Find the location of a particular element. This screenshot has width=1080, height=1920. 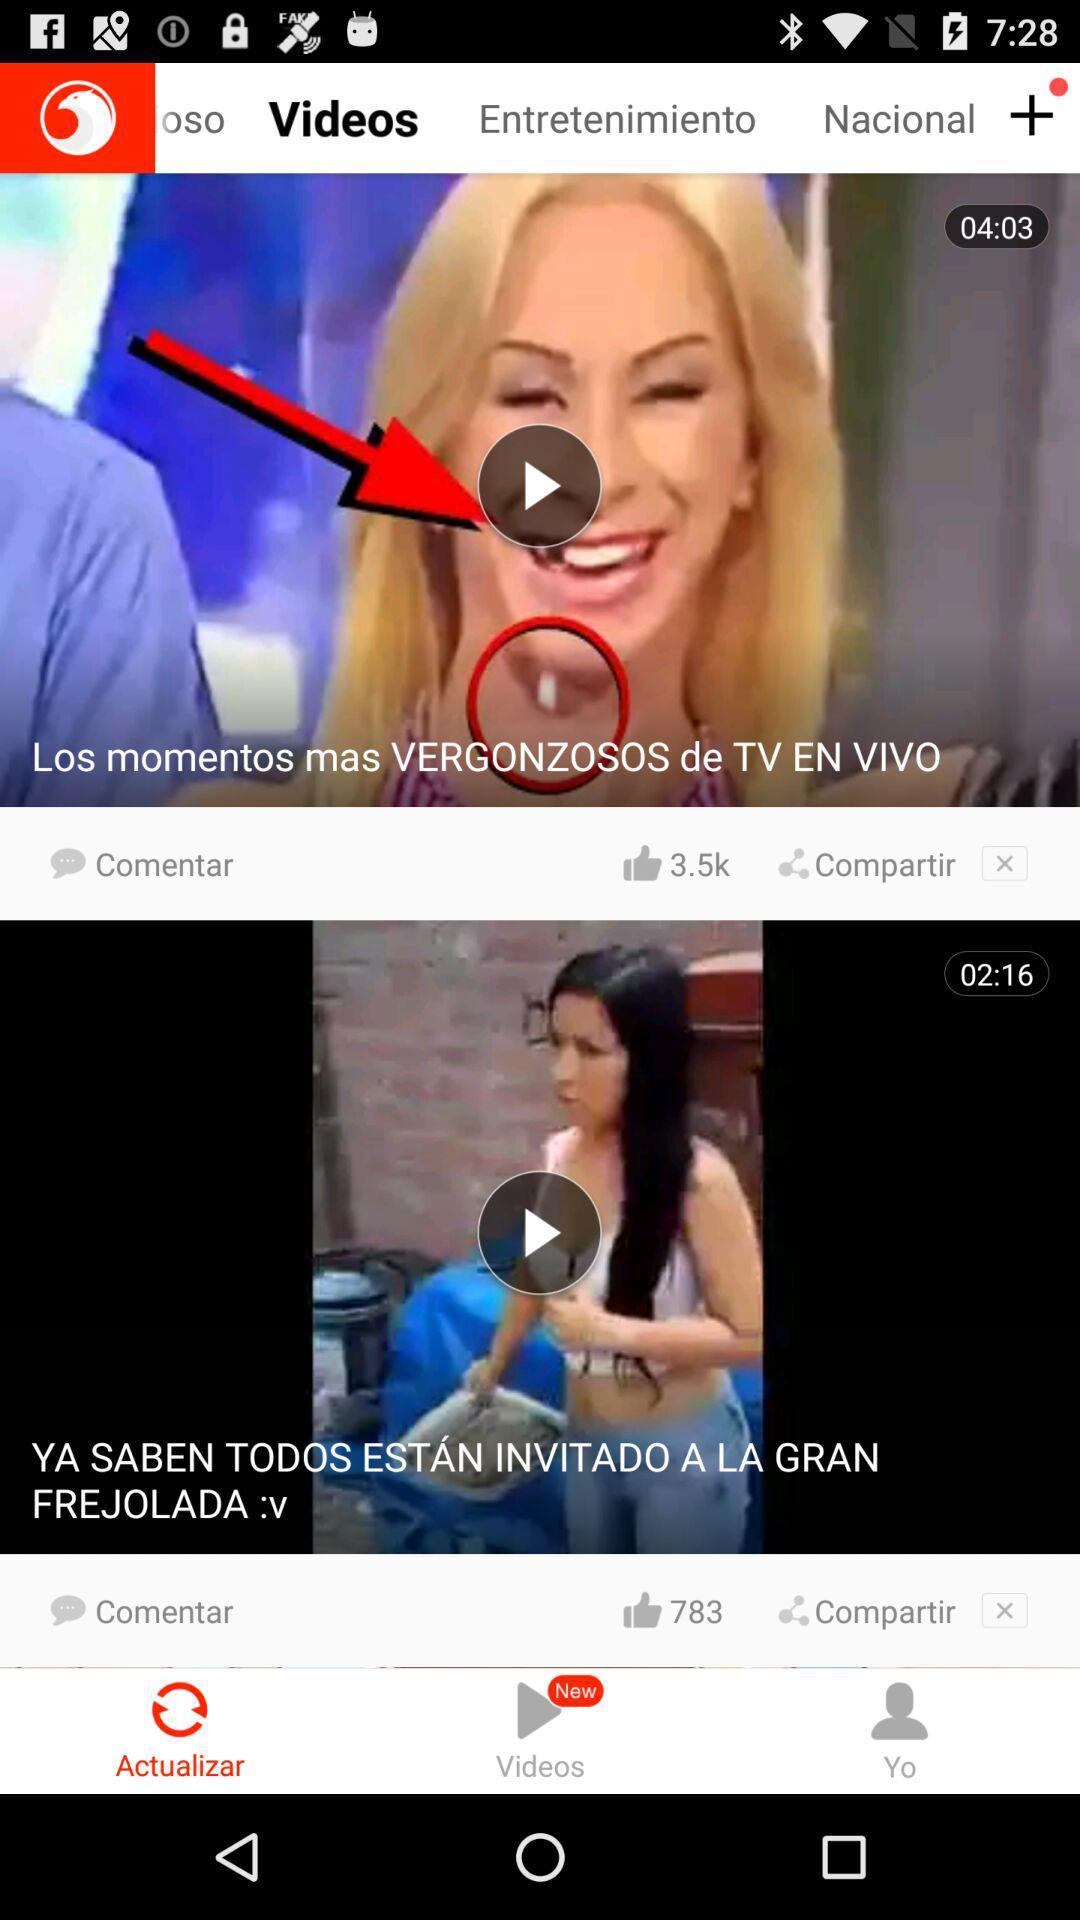

item next to comentar is located at coordinates (698, 863).